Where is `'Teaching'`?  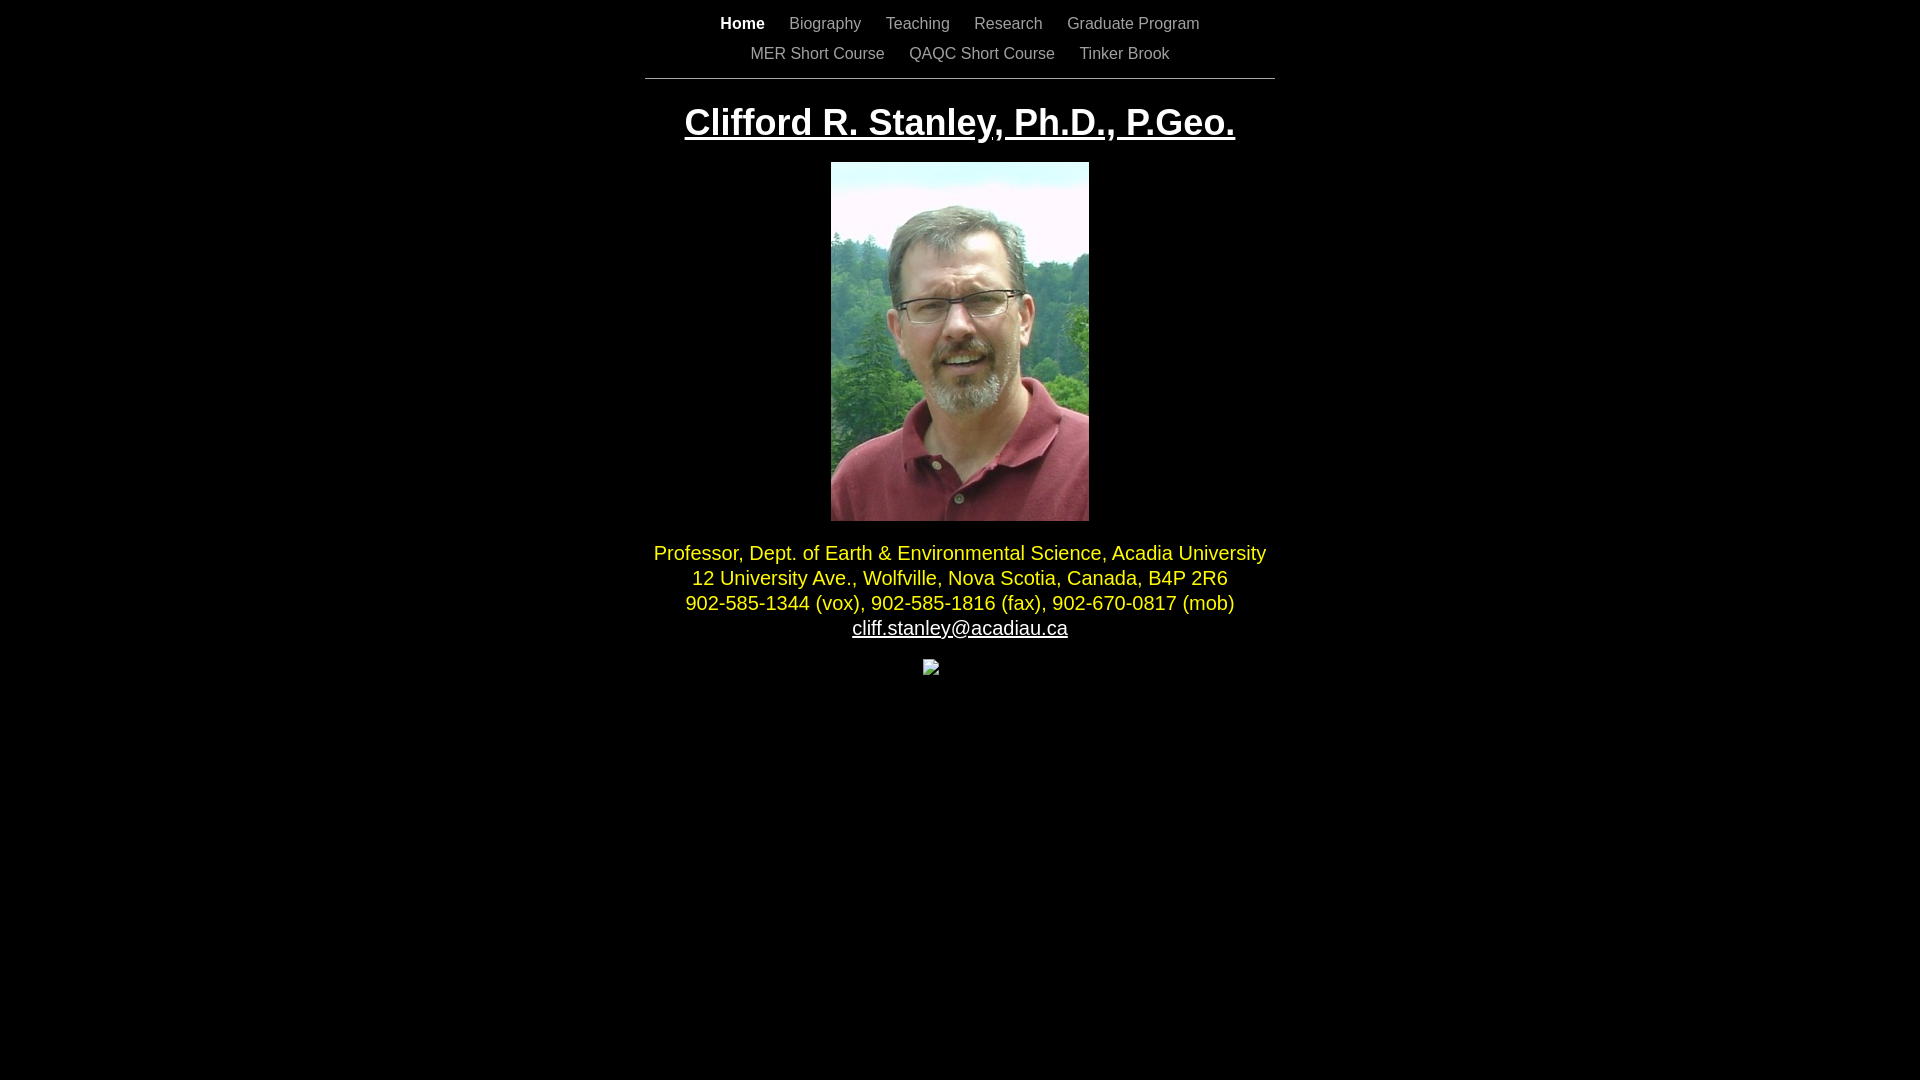
'Teaching' is located at coordinates (919, 23).